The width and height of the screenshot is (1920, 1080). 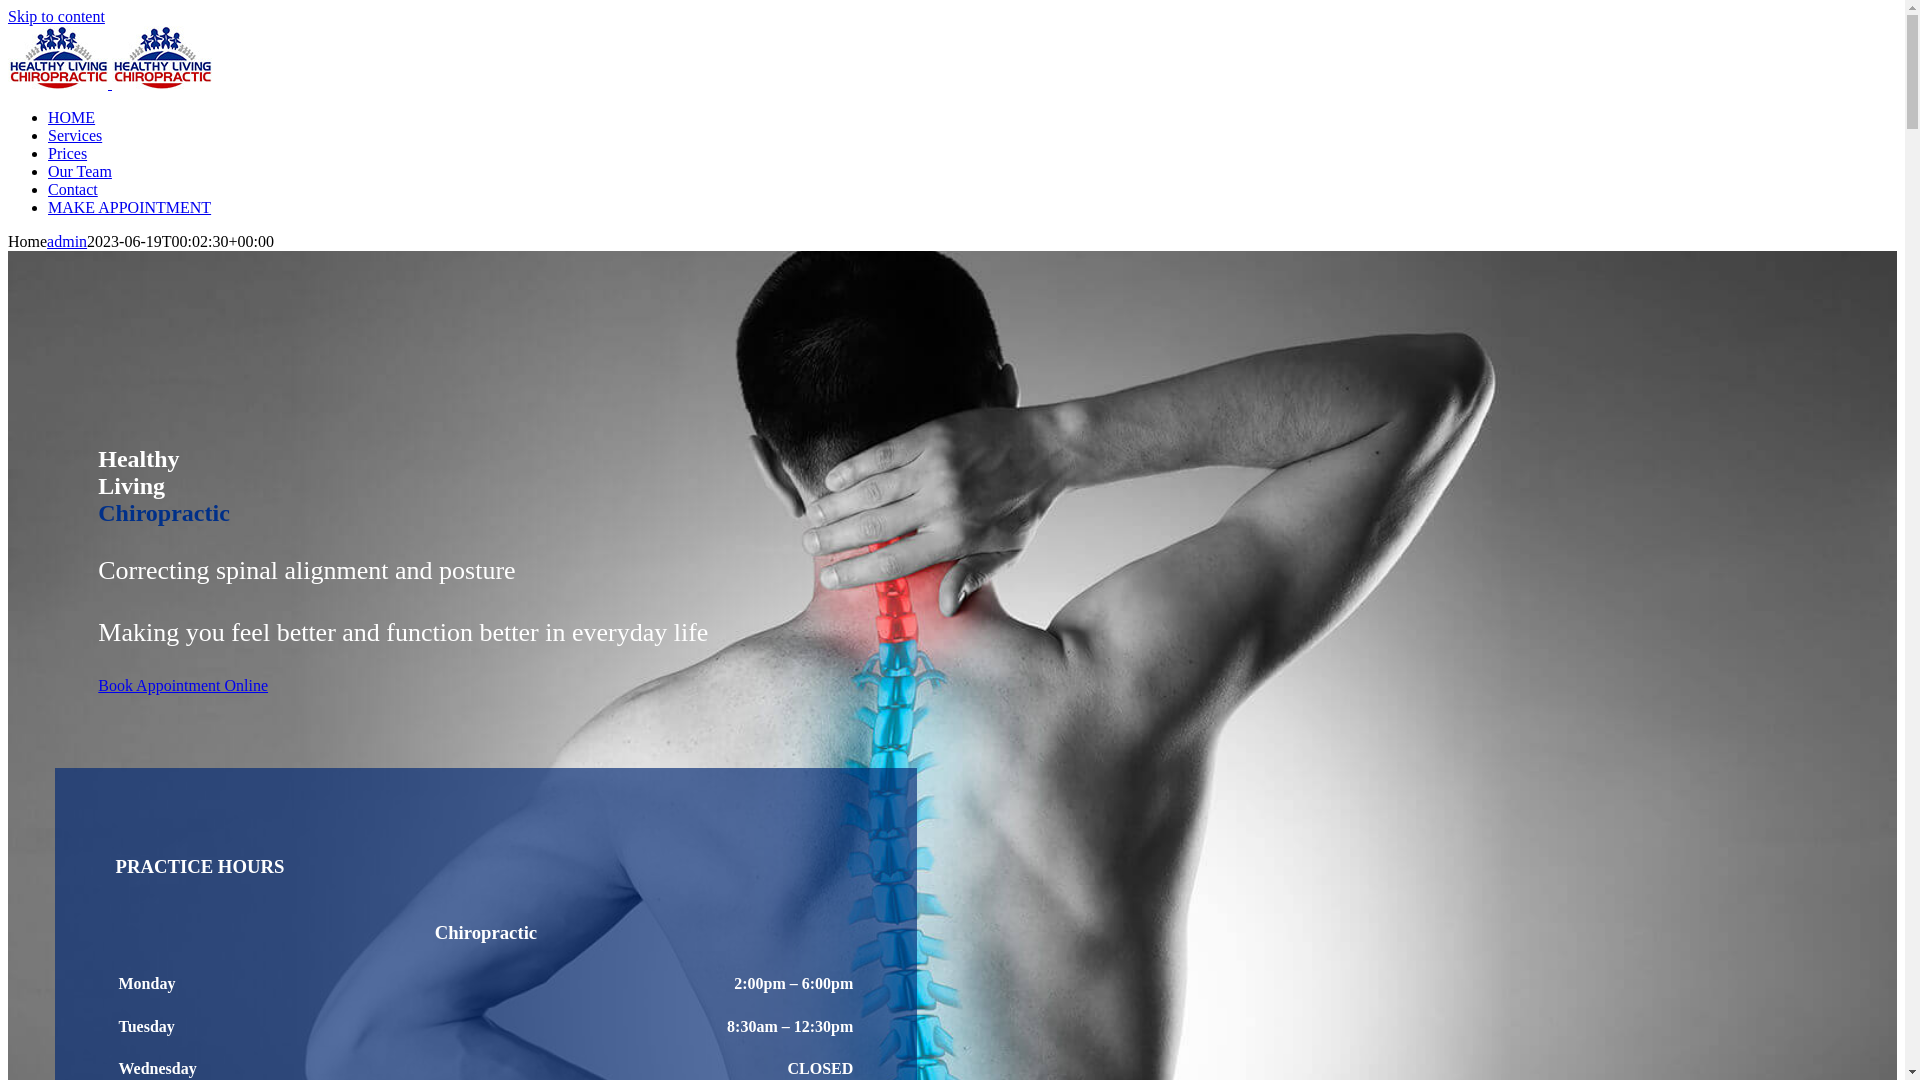 What do you see at coordinates (128, 207) in the screenshot?
I see `'MAKE APPOINTMENT'` at bounding box center [128, 207].